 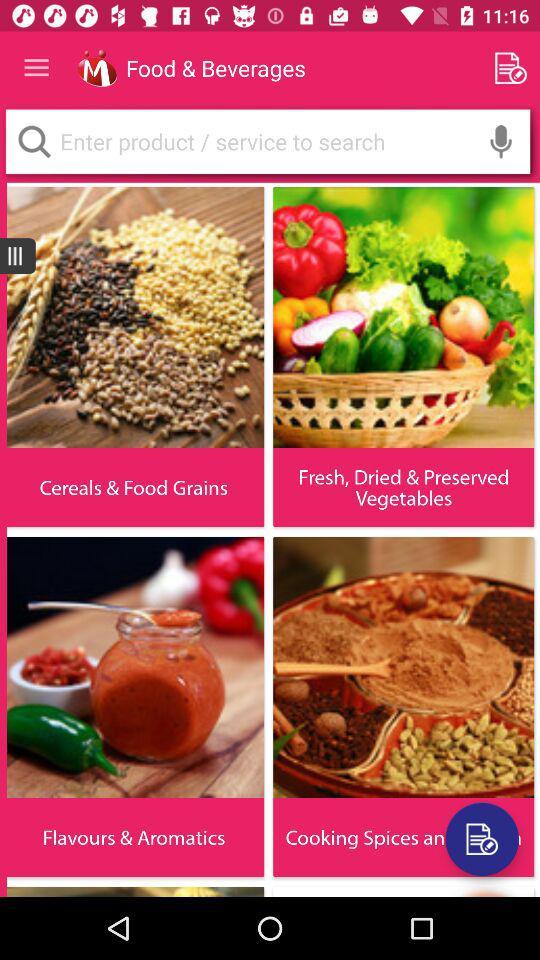 What do you see at coordinates (33, 140) in the screenshot?
I see `the search icon` at bounding box center [33, 140].